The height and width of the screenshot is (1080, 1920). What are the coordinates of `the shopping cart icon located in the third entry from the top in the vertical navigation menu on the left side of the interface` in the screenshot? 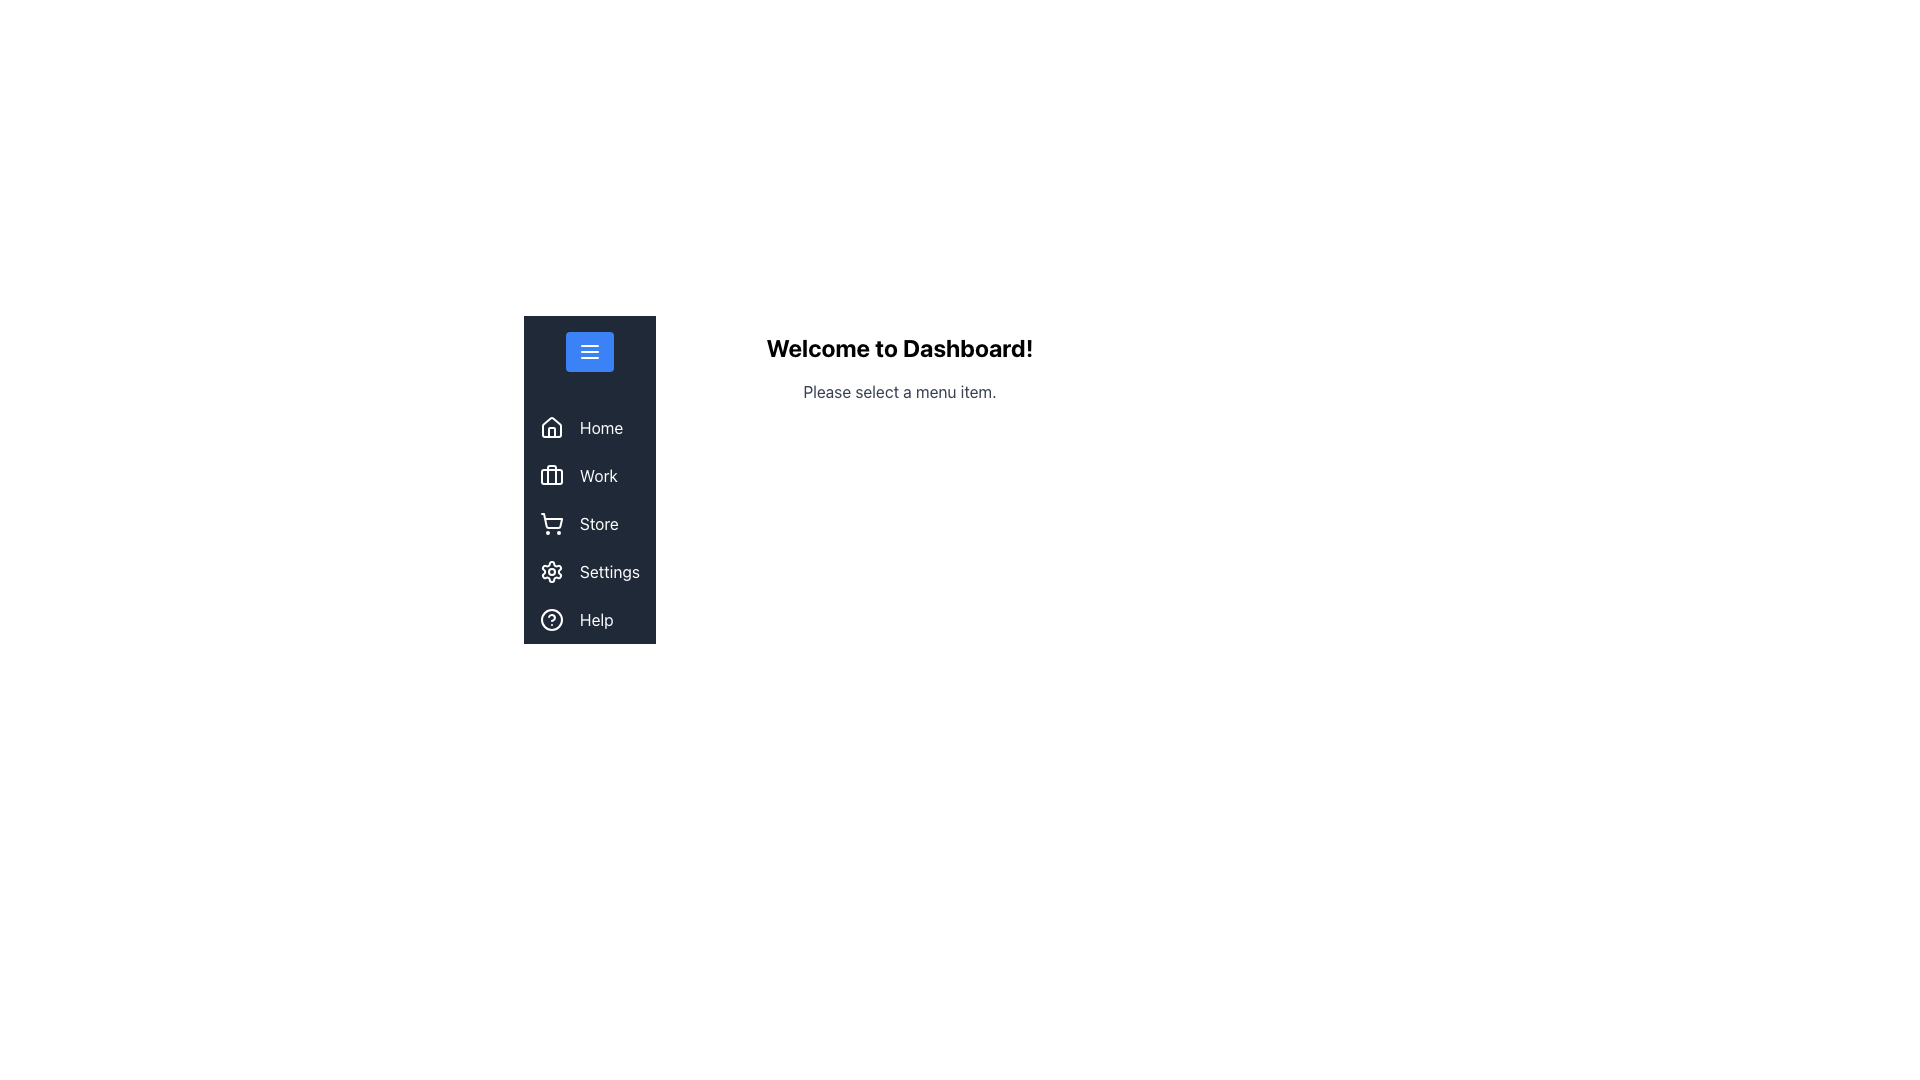 It's located at (552, 520).